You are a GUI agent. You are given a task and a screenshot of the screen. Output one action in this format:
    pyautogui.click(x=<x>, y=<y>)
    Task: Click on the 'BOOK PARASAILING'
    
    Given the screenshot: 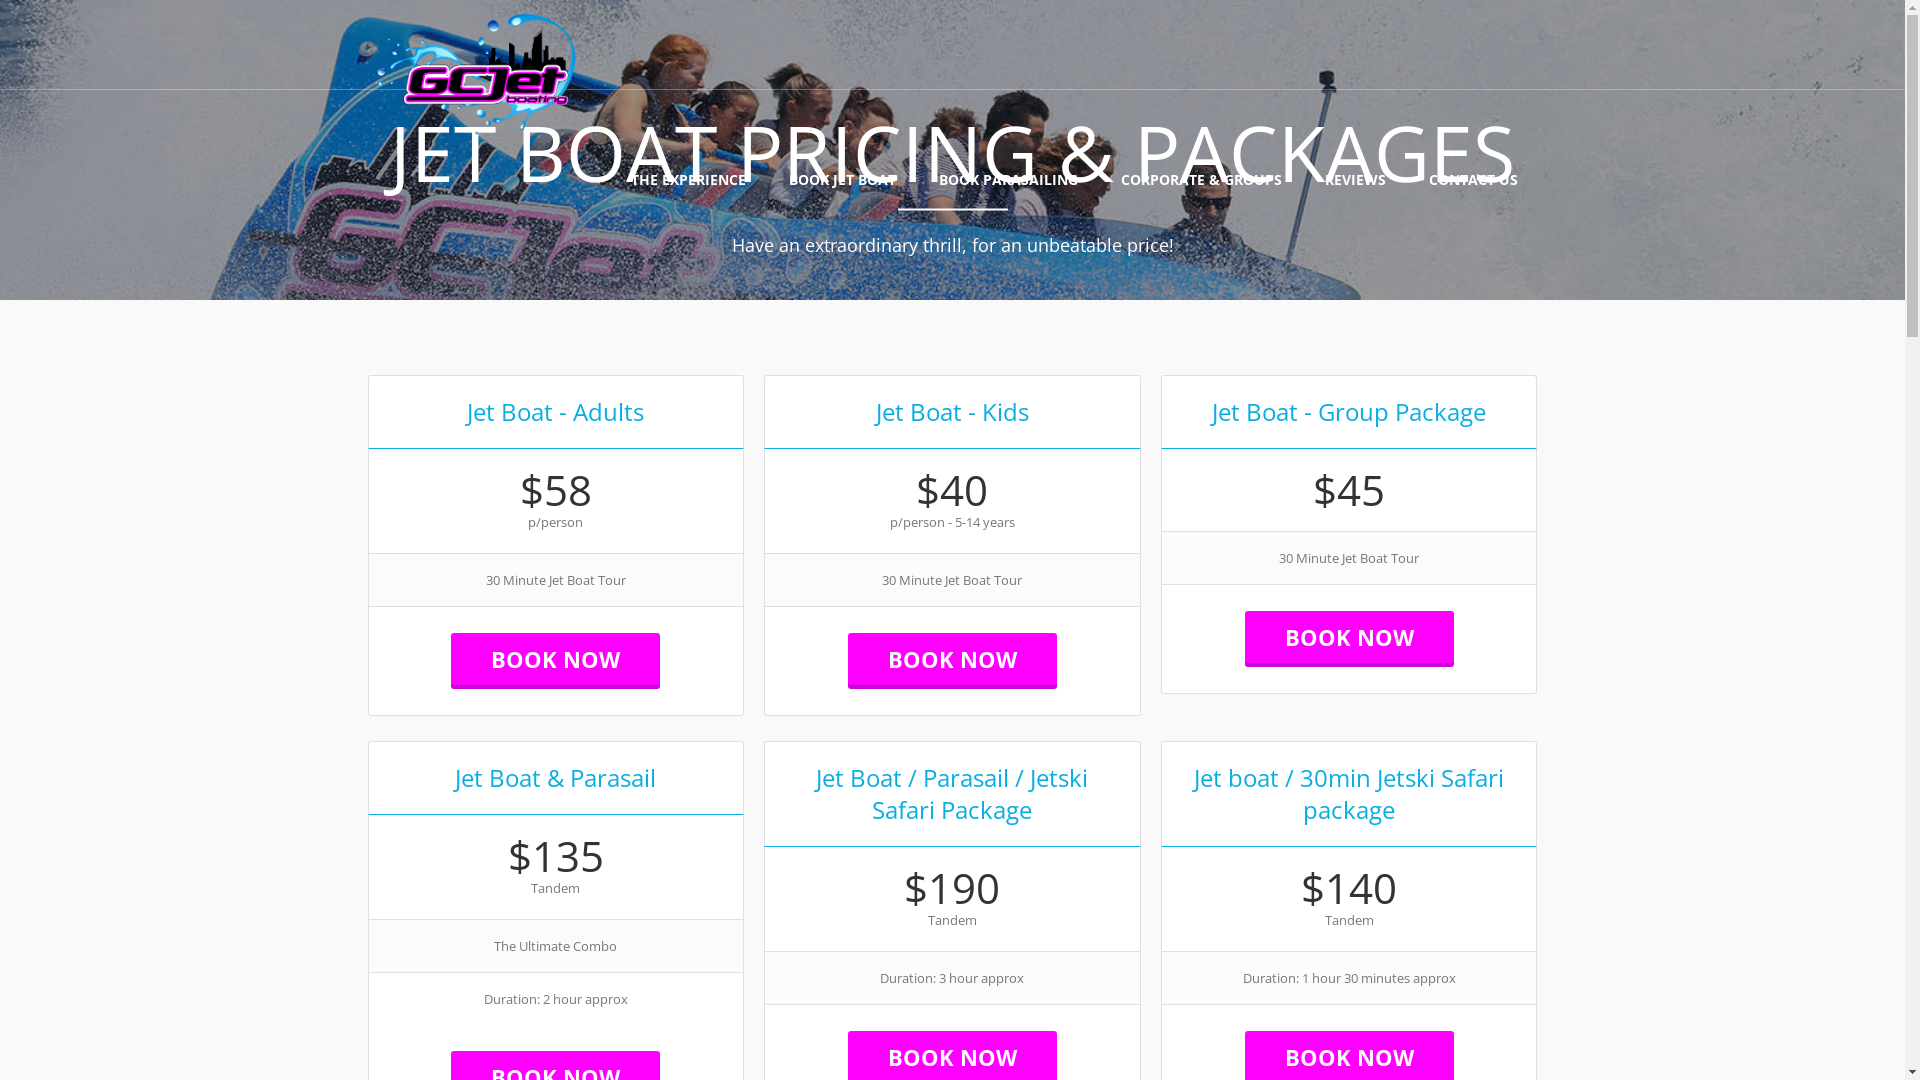 What is the action you would take?
    pyautogui.click(x=1007, y=180)
    